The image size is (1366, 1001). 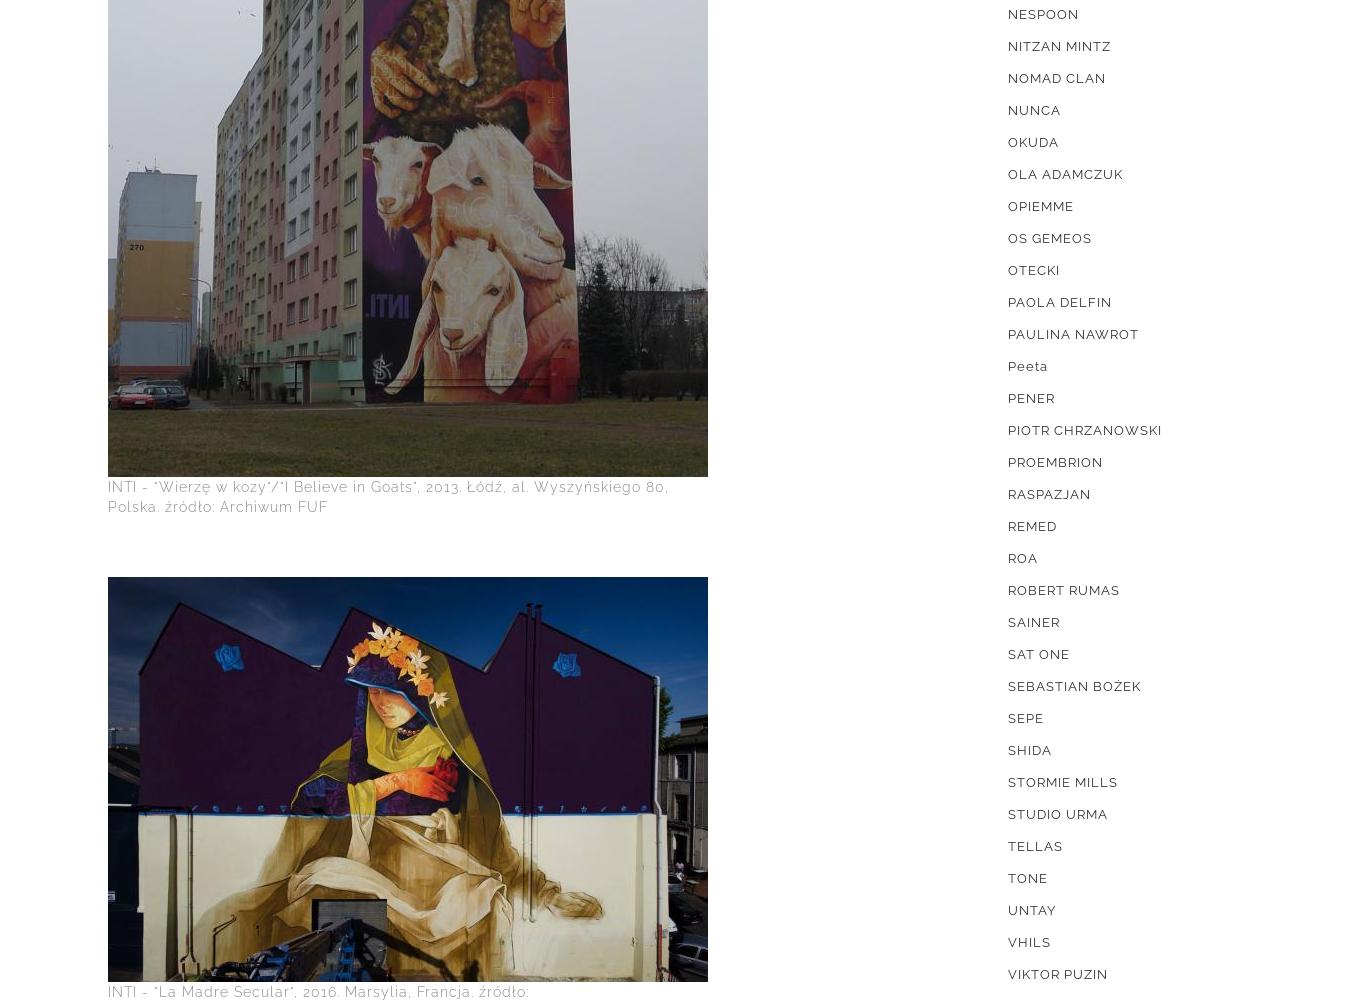 What do you see at coordinates (1059, 302) in the screenshot?
I see `'PAOLA DELFIN'` at bounding box center [1059, 302].